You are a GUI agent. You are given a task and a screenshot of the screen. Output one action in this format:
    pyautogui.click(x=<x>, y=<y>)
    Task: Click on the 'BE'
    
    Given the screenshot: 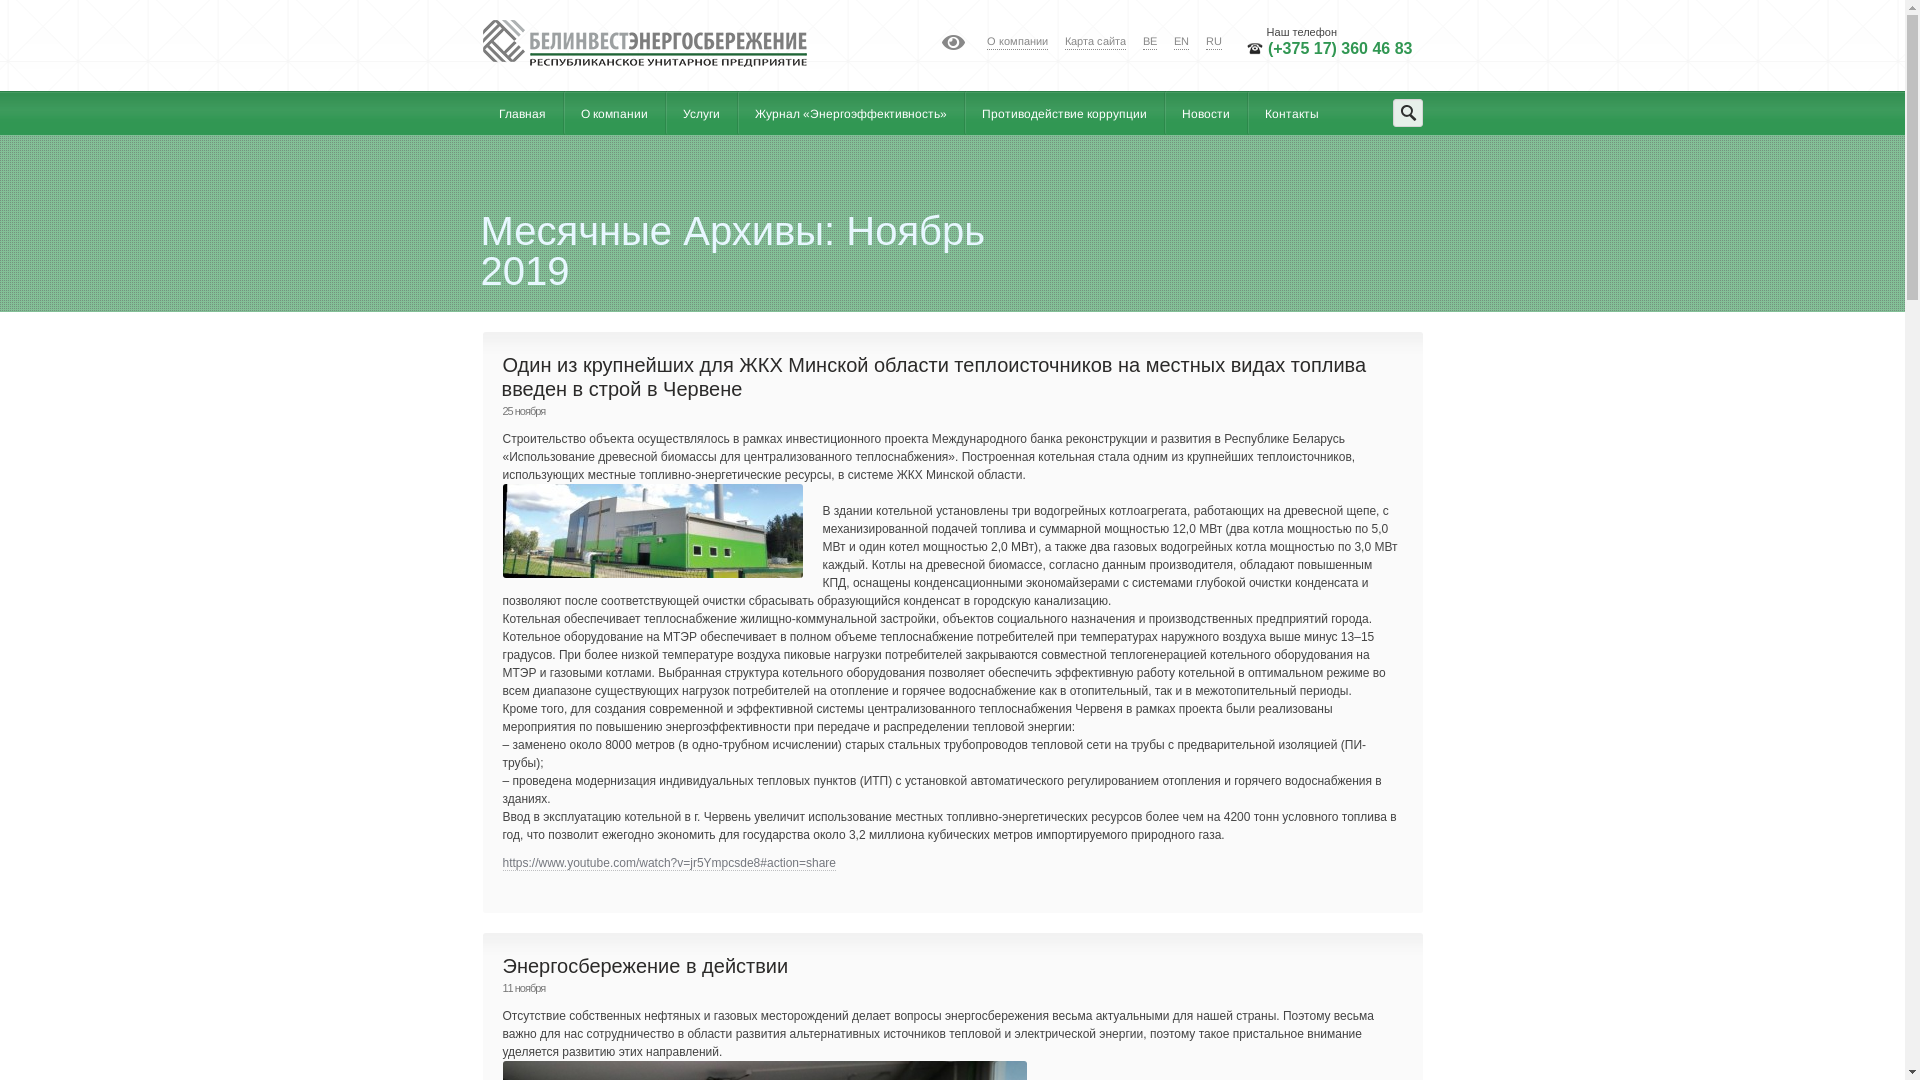 What is the action you would take?
    pyautogui.click(x=1150, y=42)
    